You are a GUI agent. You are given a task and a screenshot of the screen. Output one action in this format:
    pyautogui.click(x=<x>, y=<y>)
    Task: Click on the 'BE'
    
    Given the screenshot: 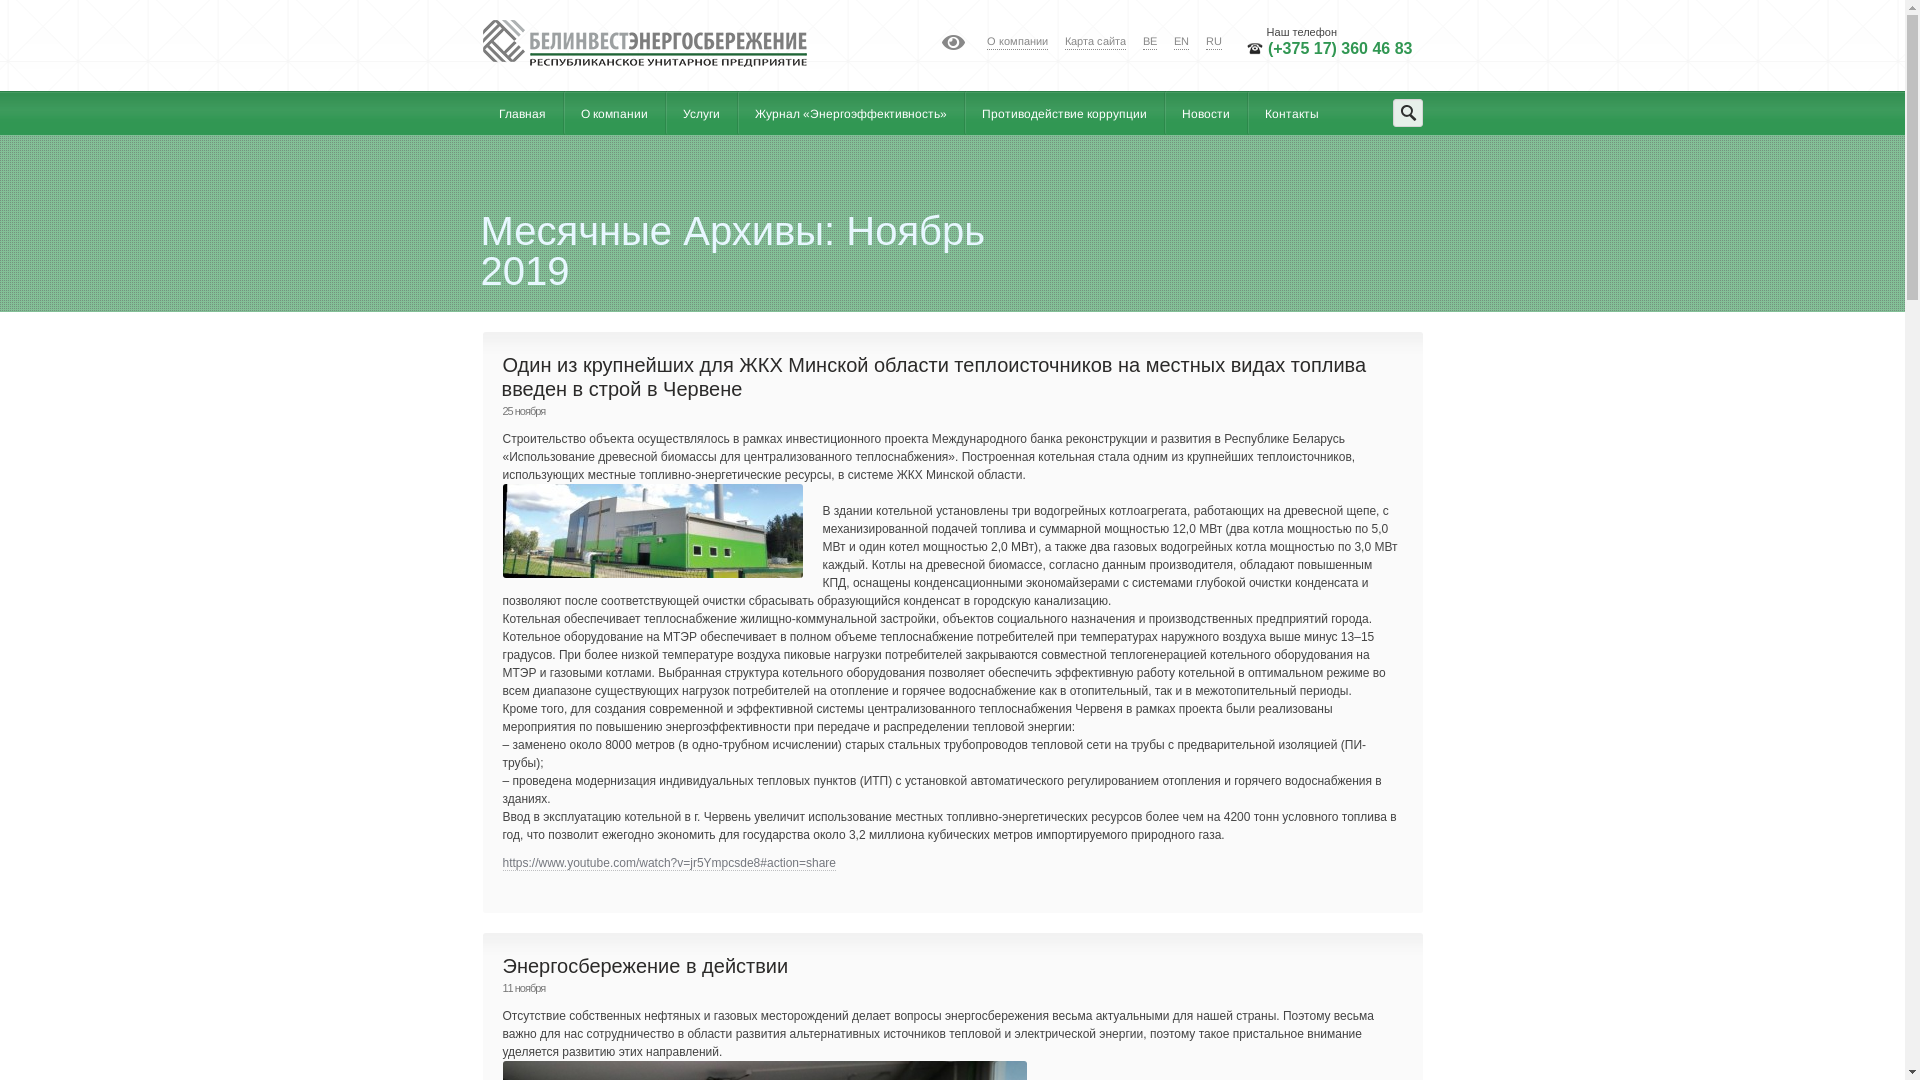 What is the action you would take?
    pyautogui.click(x=1150, y=42)
    